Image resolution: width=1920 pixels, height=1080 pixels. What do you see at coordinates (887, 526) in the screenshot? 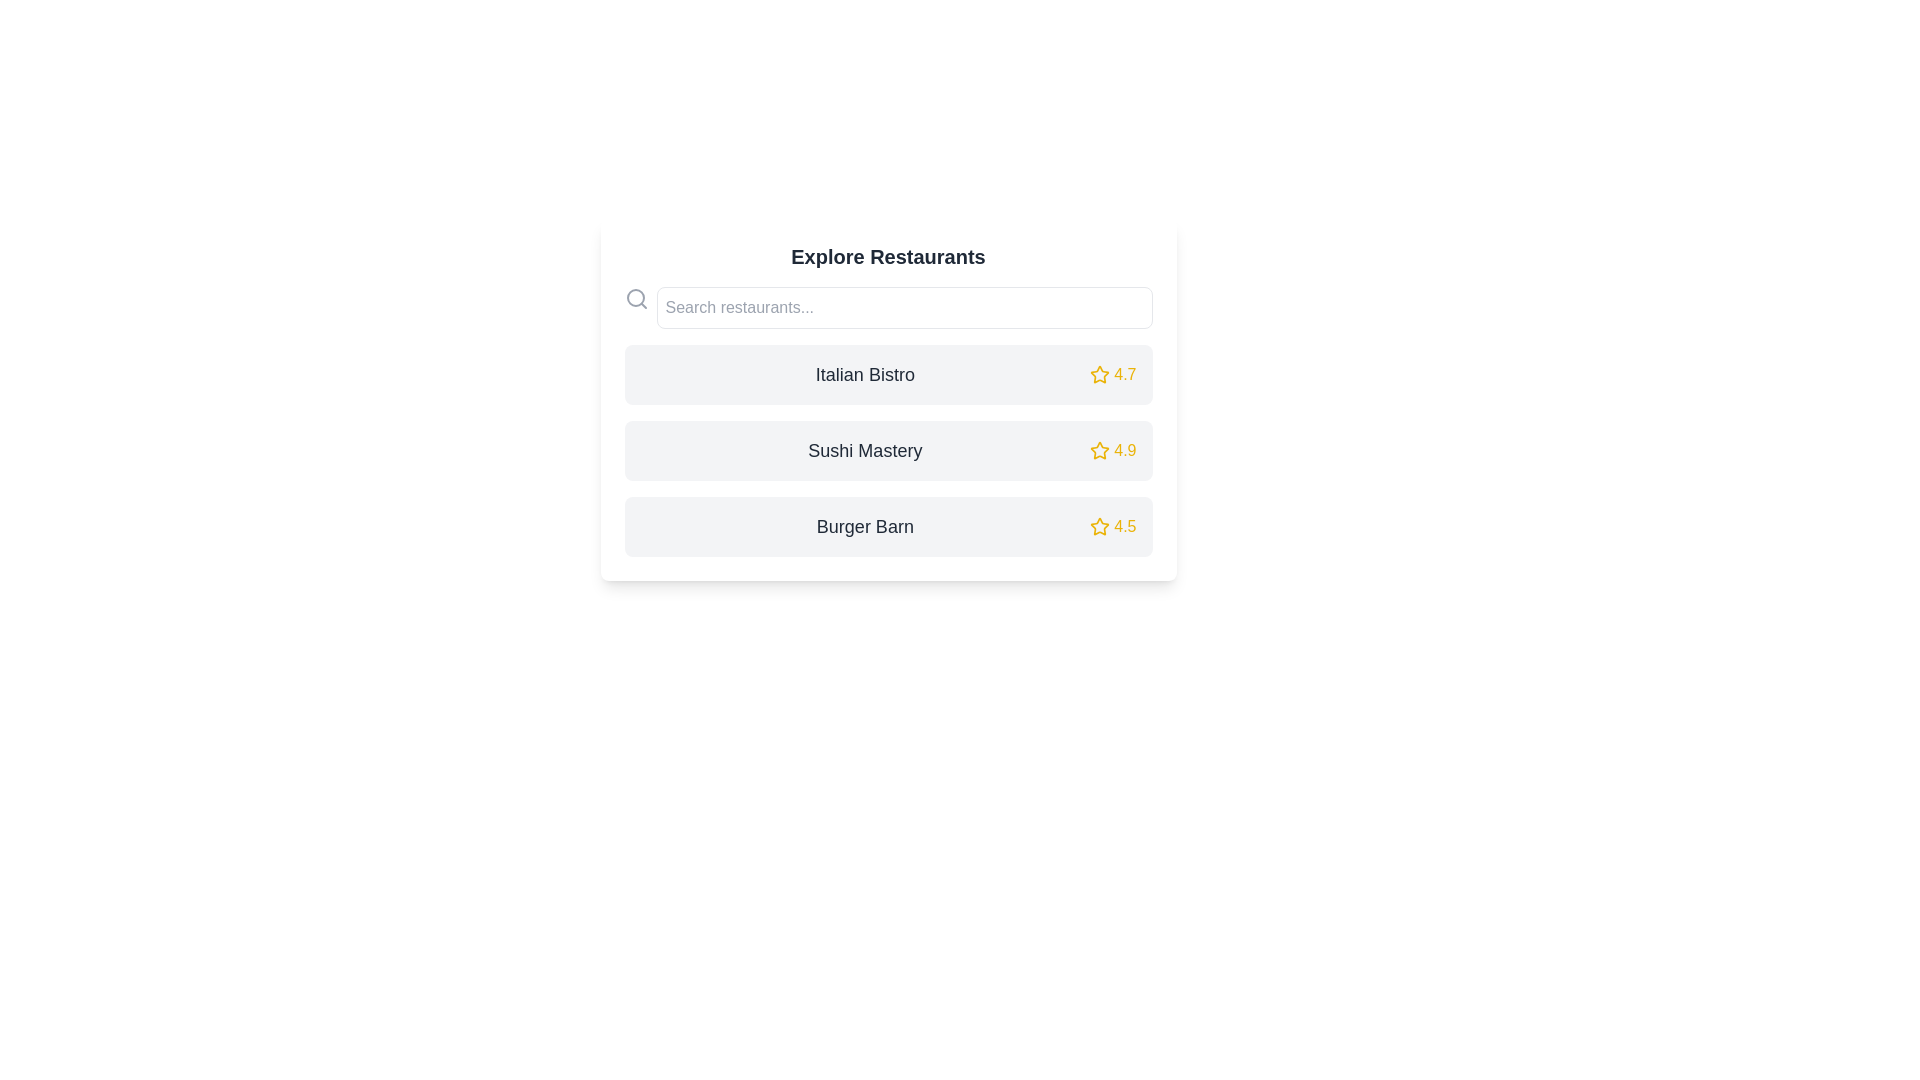
I see `the 'Burger Barn' list item, which is the third item in a vertical list of restaurants, featuring rounded corners, a light gray background, and a yellow star icon with a rating of '4.5'` at bounding box center [887, 526].